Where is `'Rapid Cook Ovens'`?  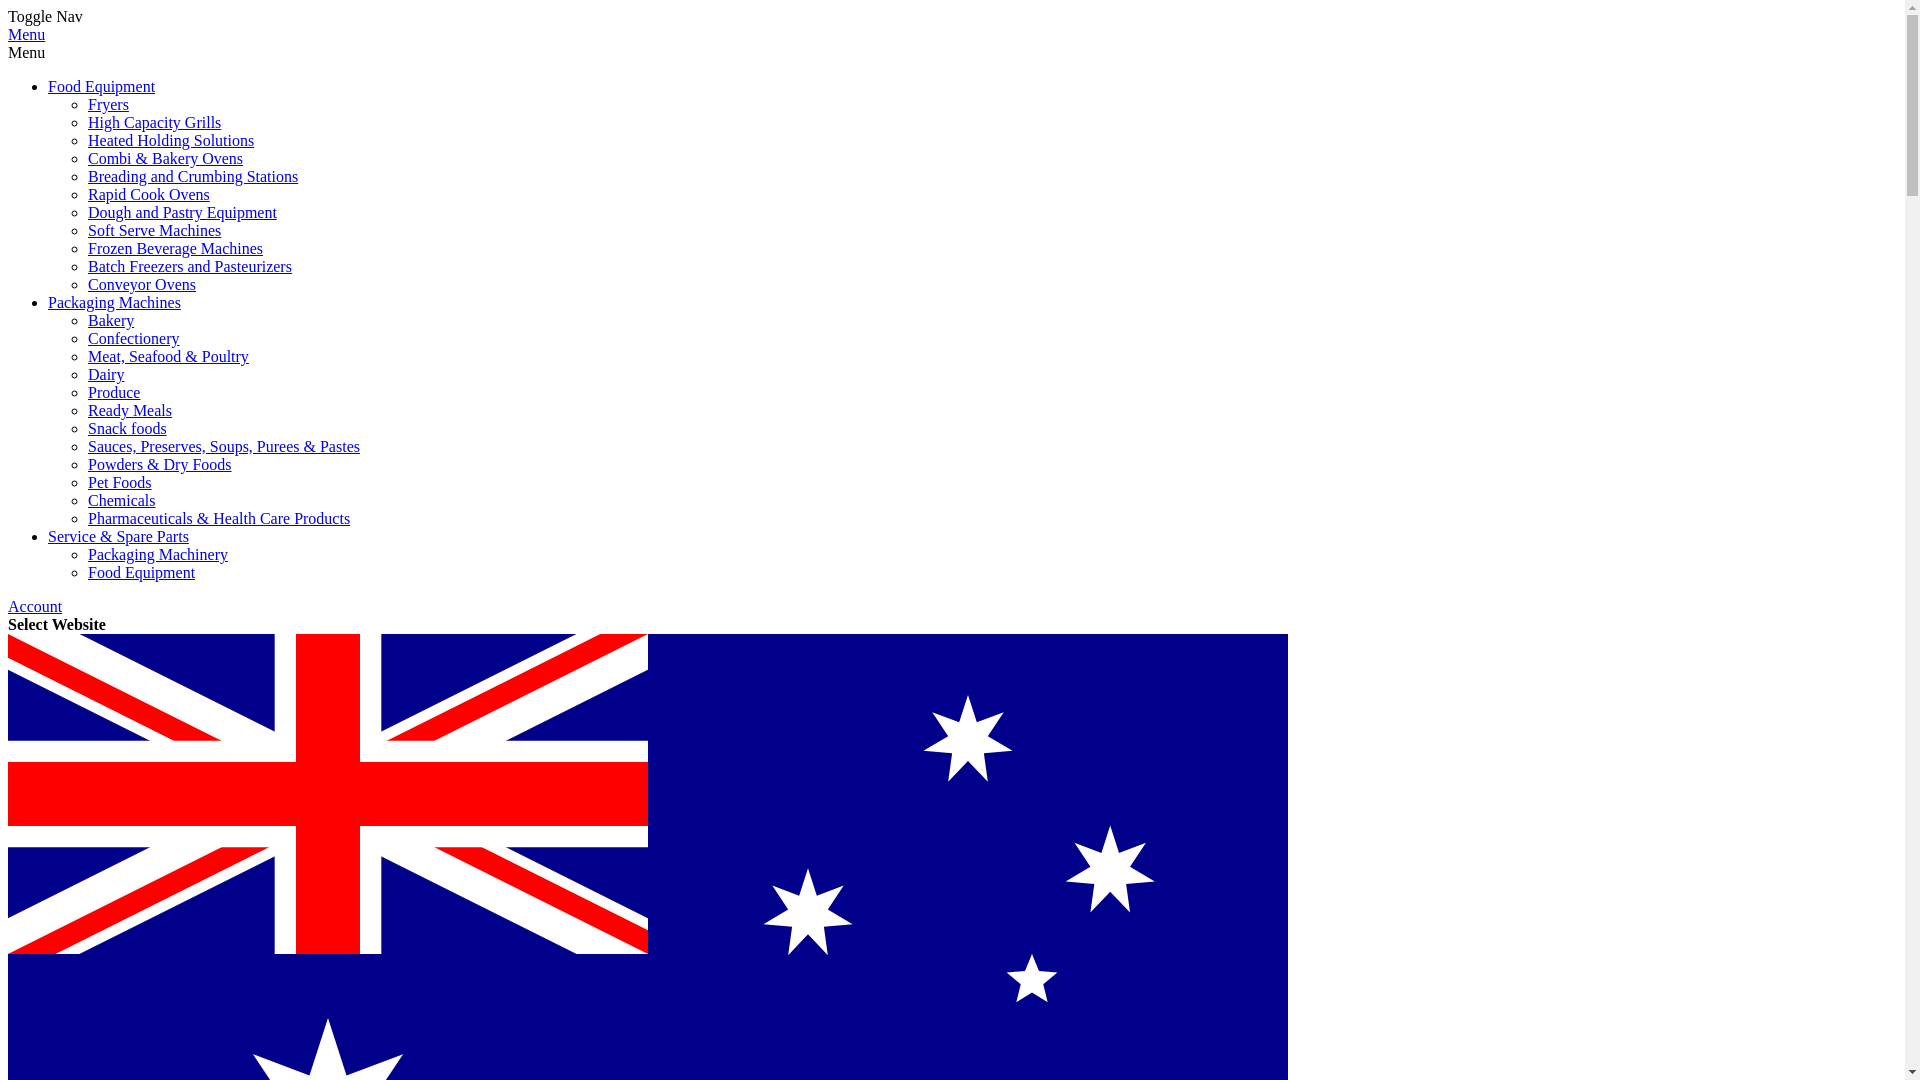 'Rapid Cook Ovens' is located at coordinates (86, 194).